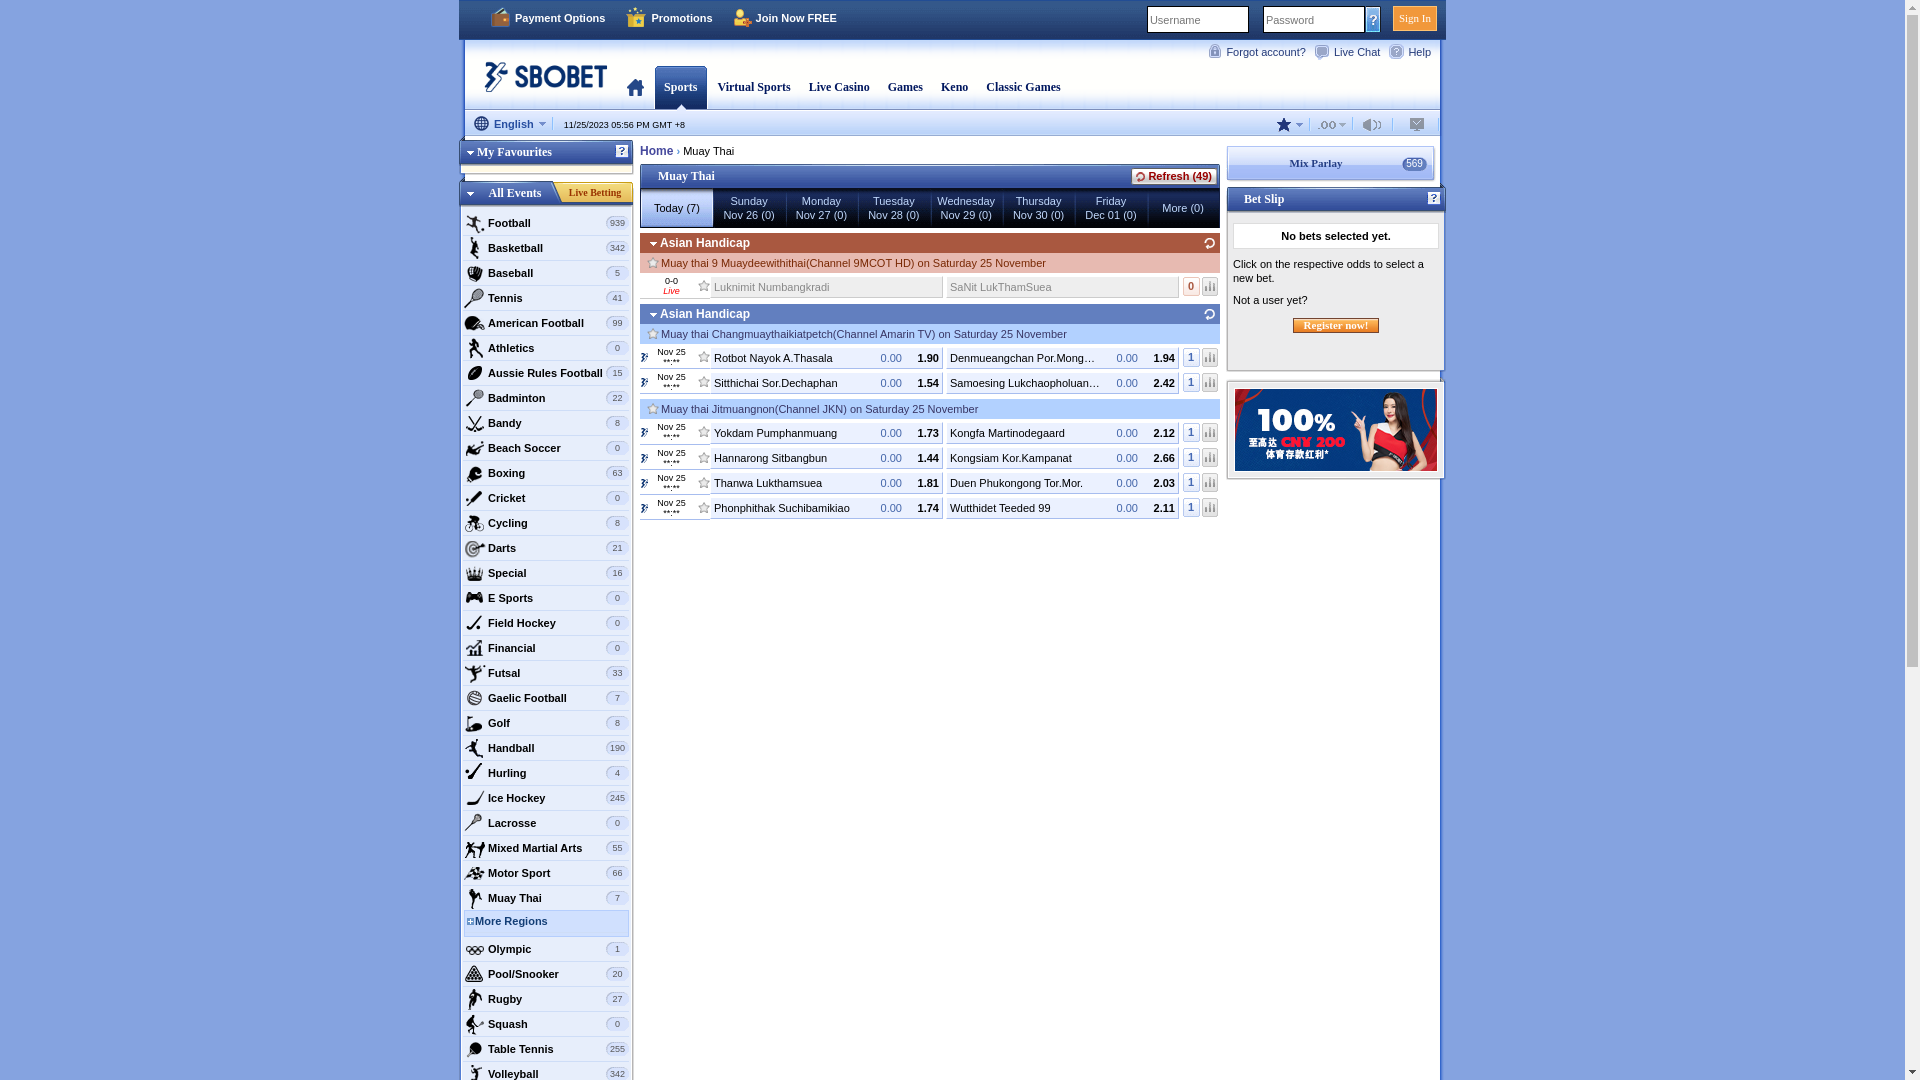 The width and height of the screenshot is (1920, 1080). Describe the element at coordinates (546, 722) in the screenshot. I see `'Golf` at that location.